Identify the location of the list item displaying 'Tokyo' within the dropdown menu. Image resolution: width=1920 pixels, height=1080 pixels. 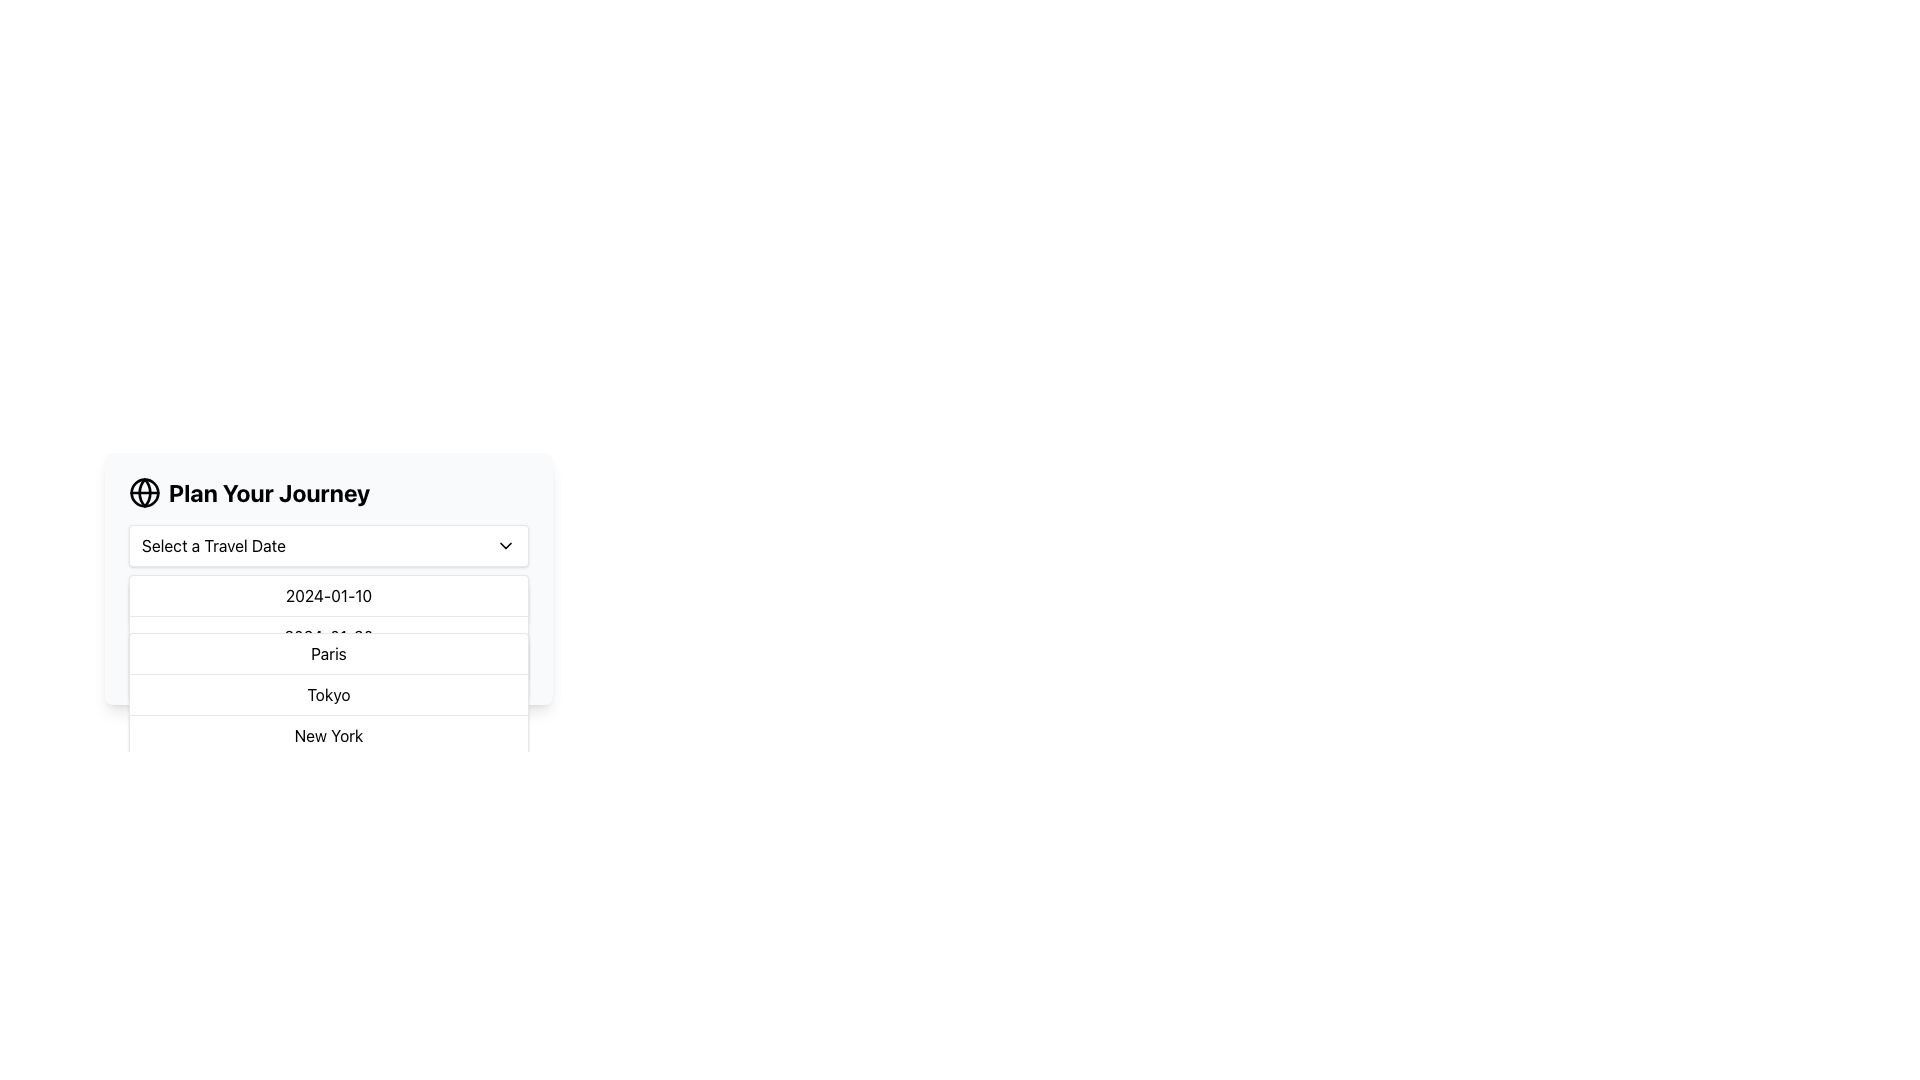
(329, 693).